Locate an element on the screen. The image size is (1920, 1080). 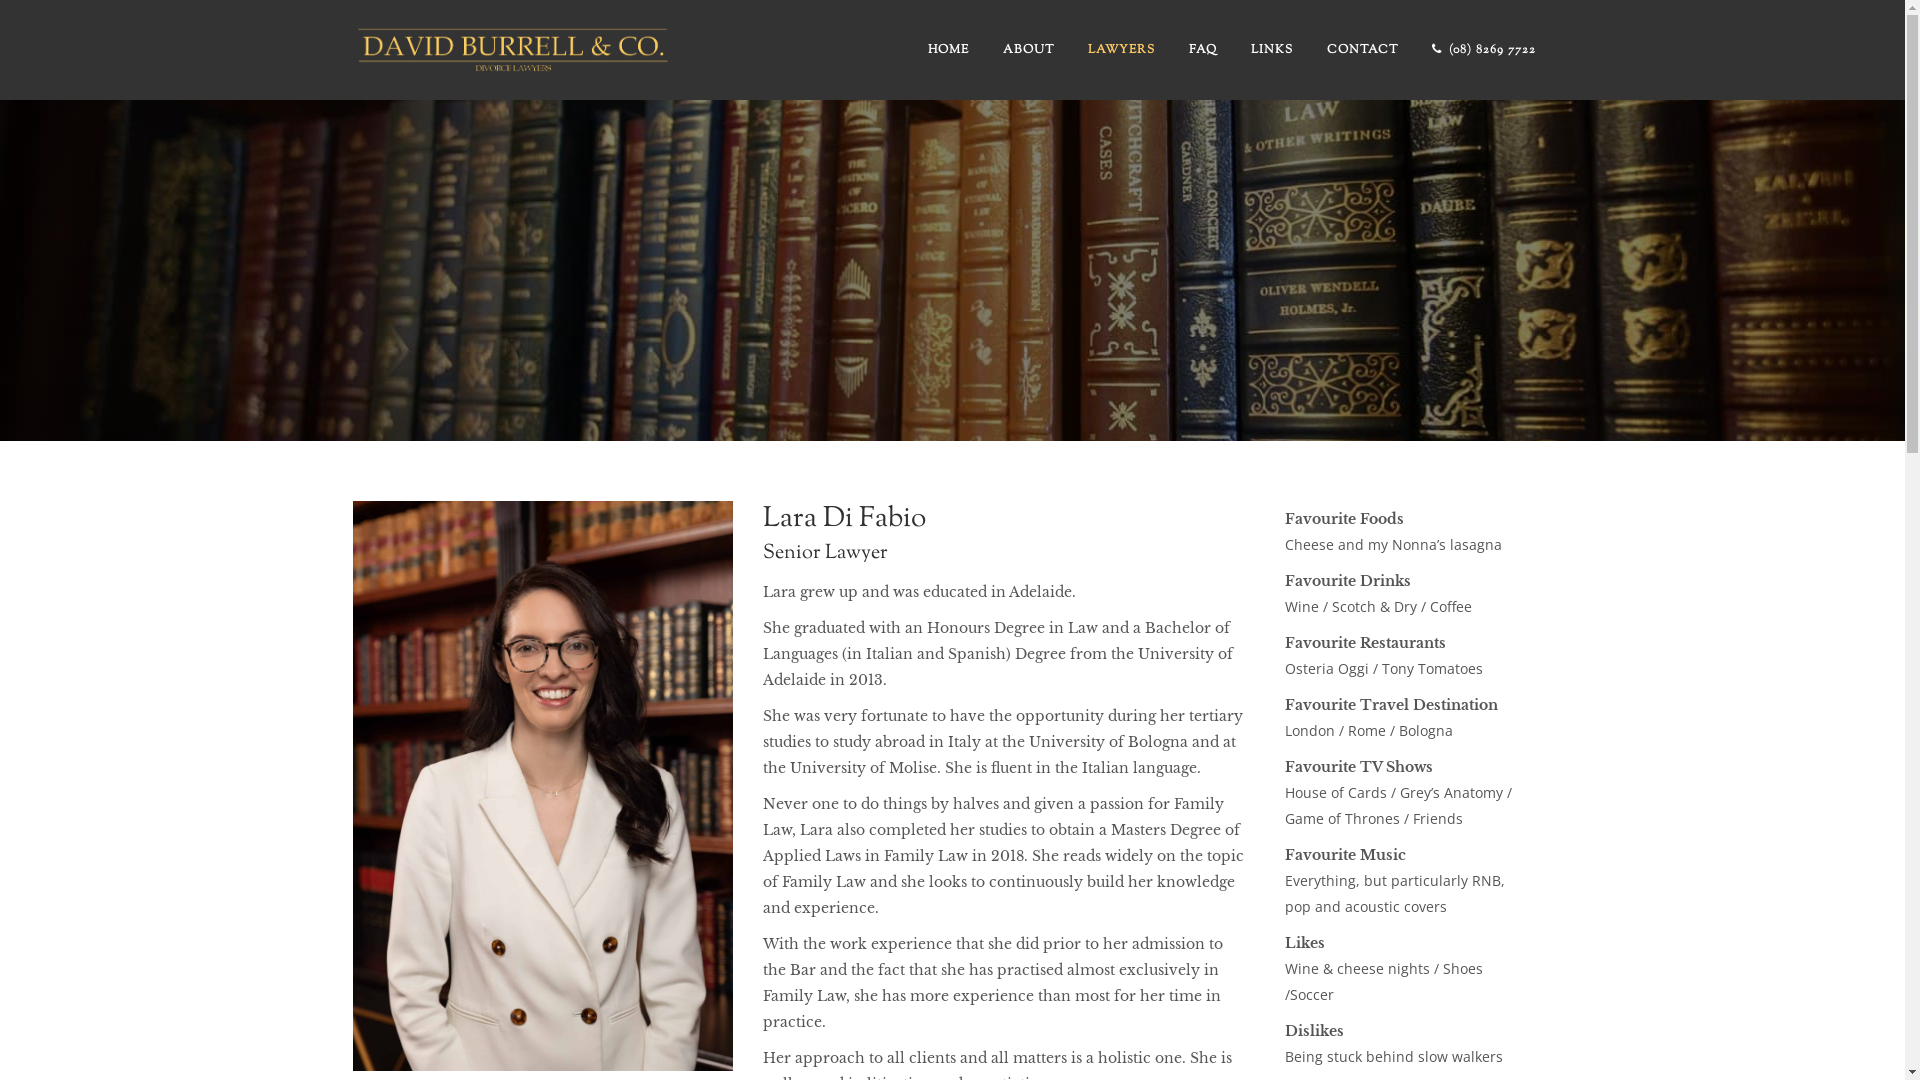
'LAWYERS' is located at coordinates (1069, 49).